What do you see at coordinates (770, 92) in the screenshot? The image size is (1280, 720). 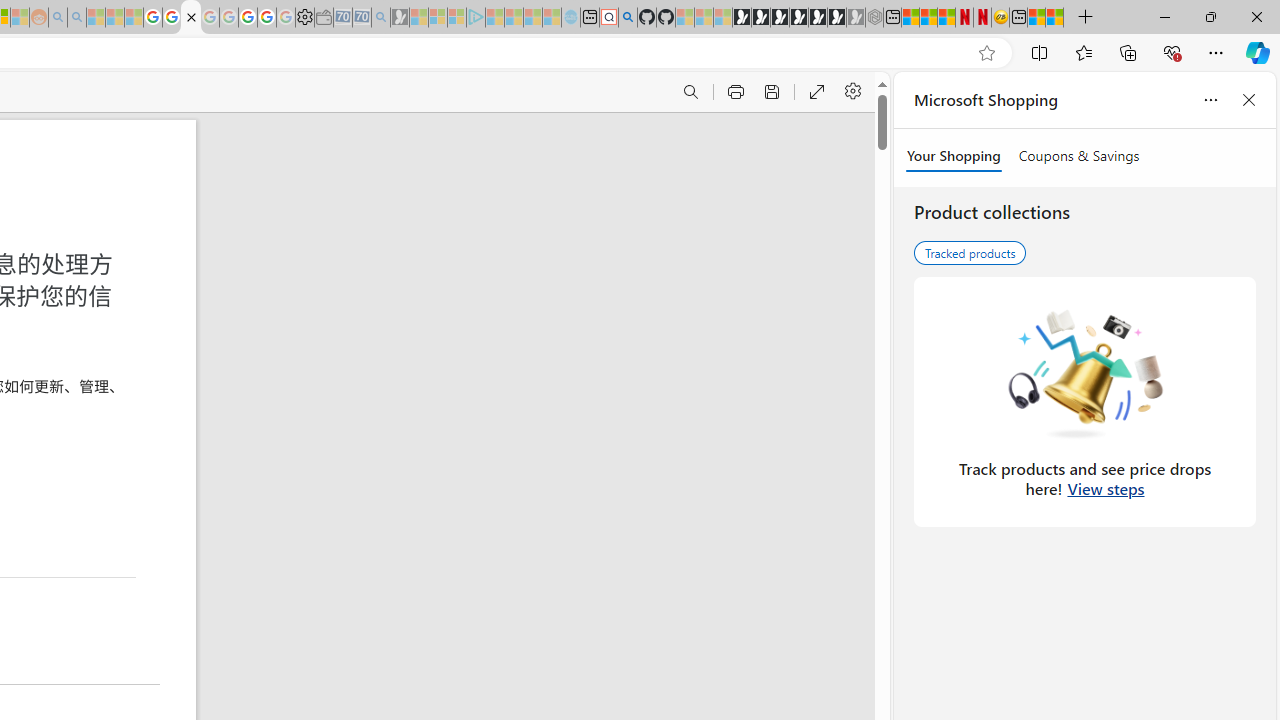 I see `'Save (Ctrl+S)'` at bounding box center [770, 92].